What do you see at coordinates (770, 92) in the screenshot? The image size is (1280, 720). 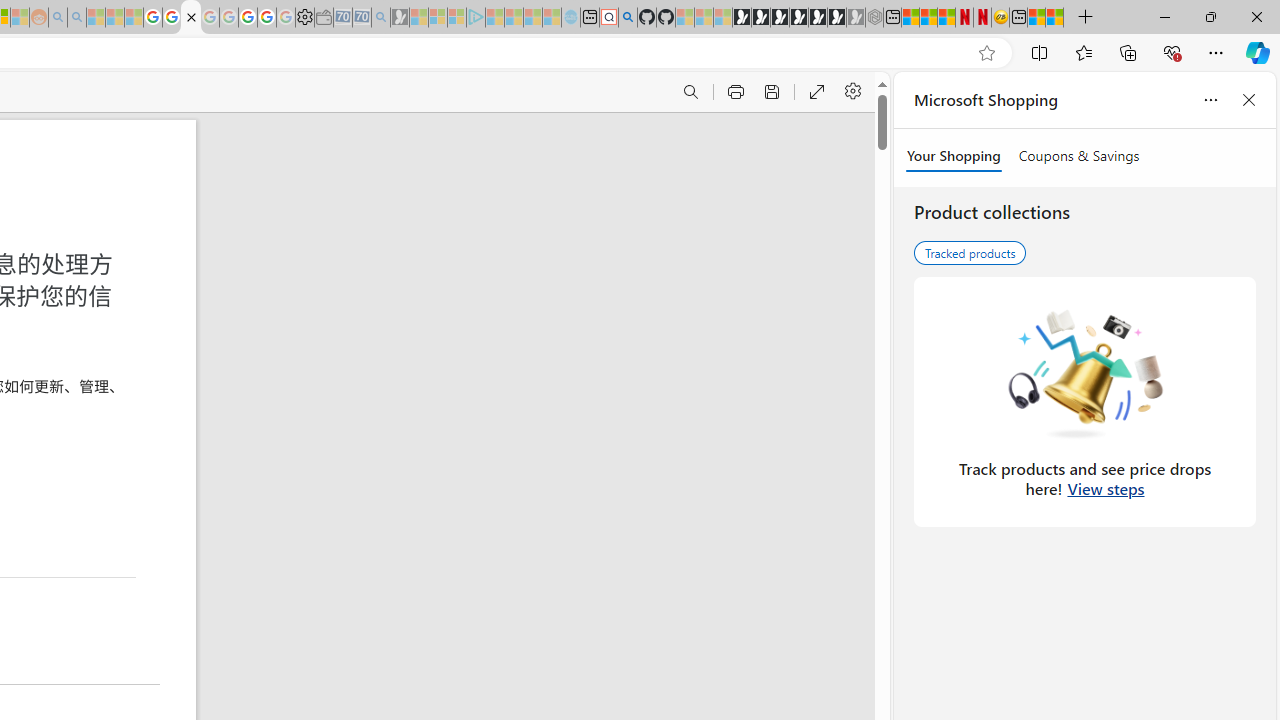 I see `'Save (Ctrl+S)'` at bounding box center [770, 92].